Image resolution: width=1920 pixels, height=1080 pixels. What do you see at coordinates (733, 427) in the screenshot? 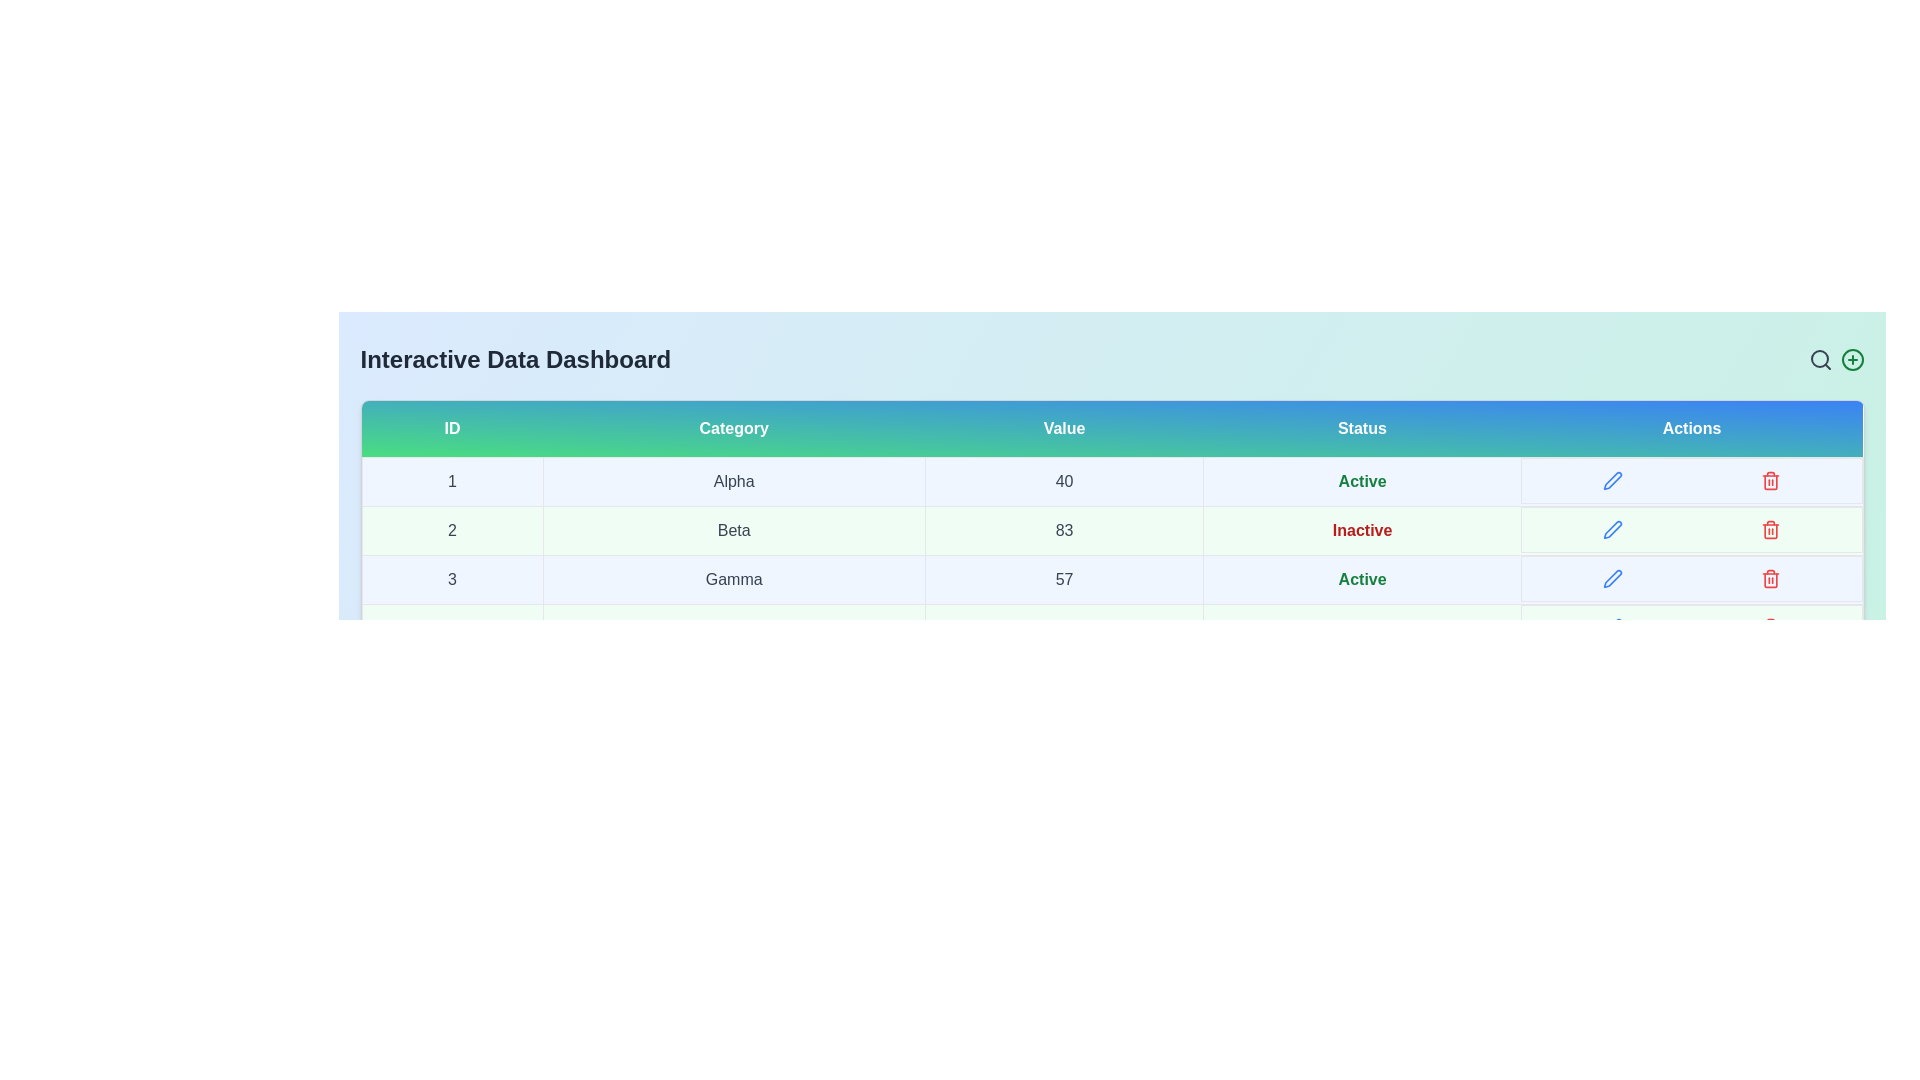
I see `the table header Category to sort or filter the data` at bounding box center [733, 427].